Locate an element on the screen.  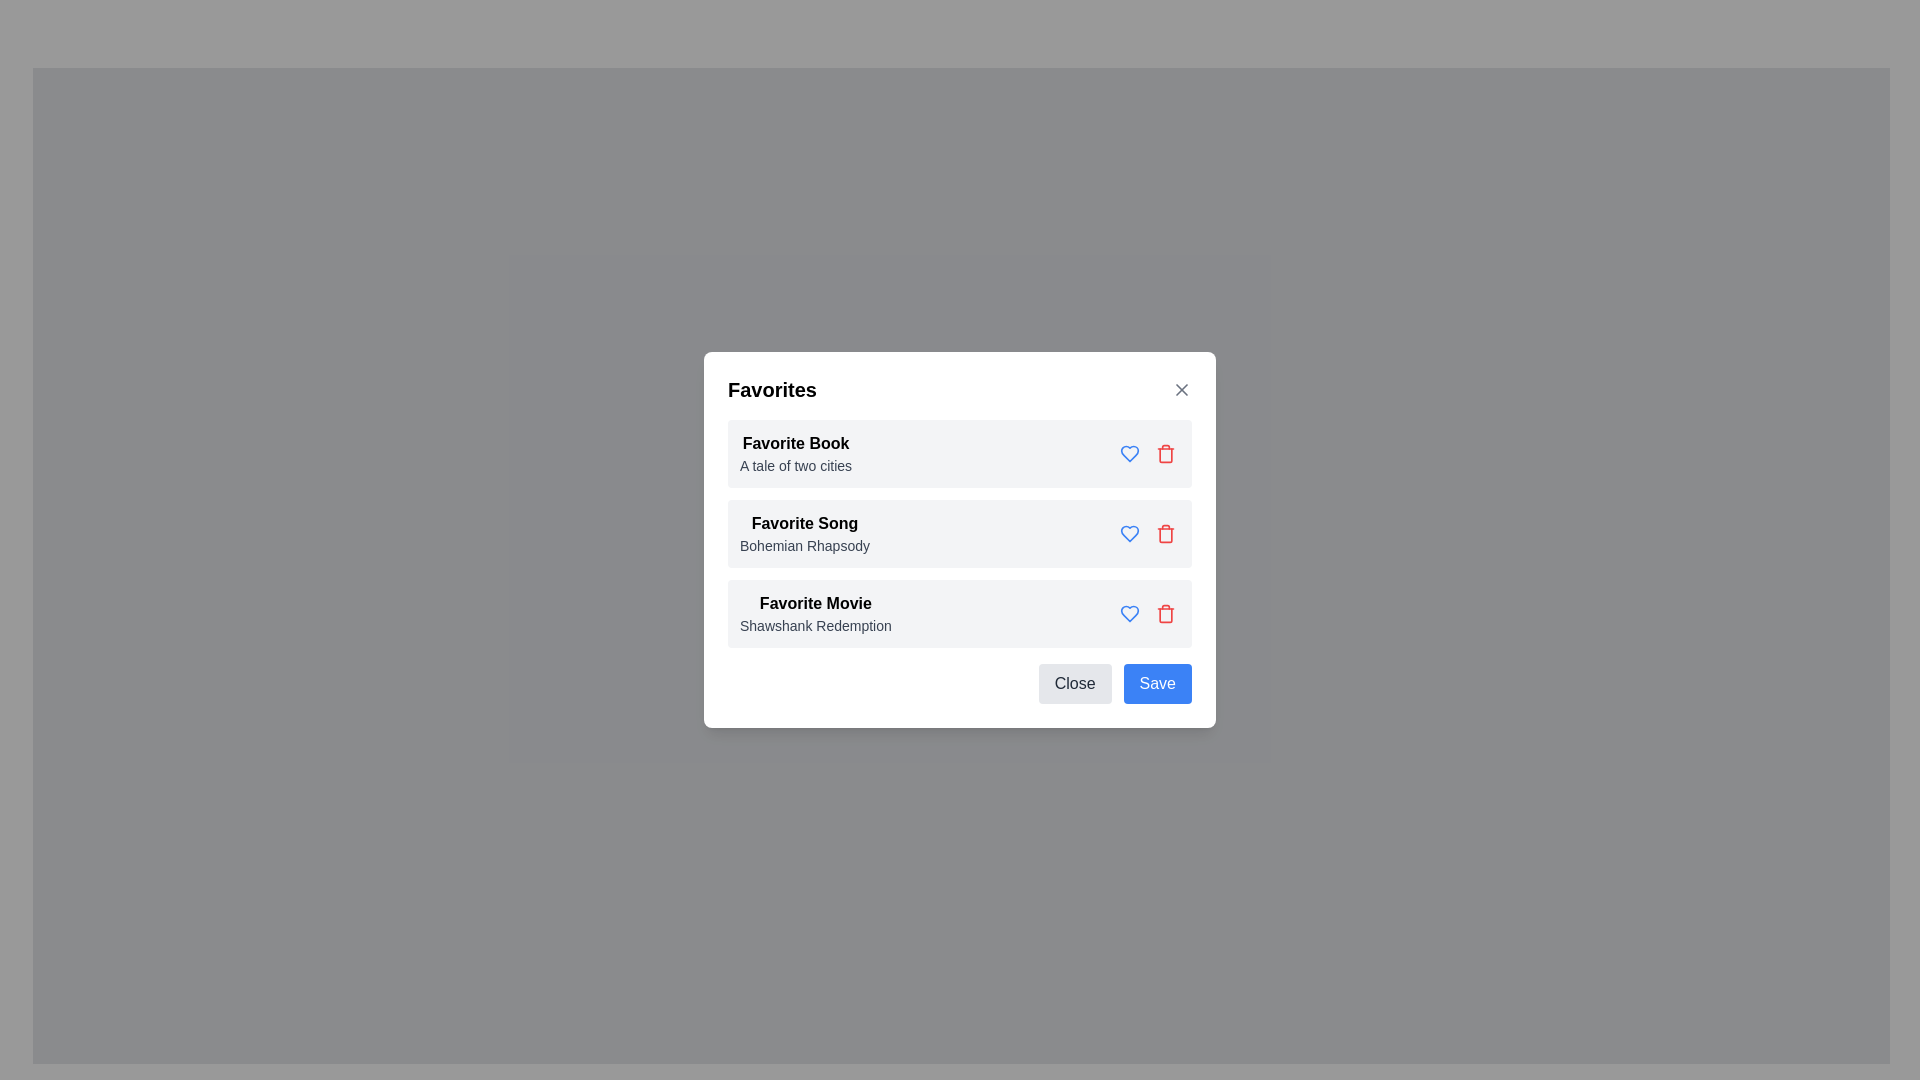
displayed texts on the third card component located at the bottom of the list within the modal dialog, which displays a favorite movie and has interactive icons for marking as favorite or deleting is located at coordinates (960, 612).